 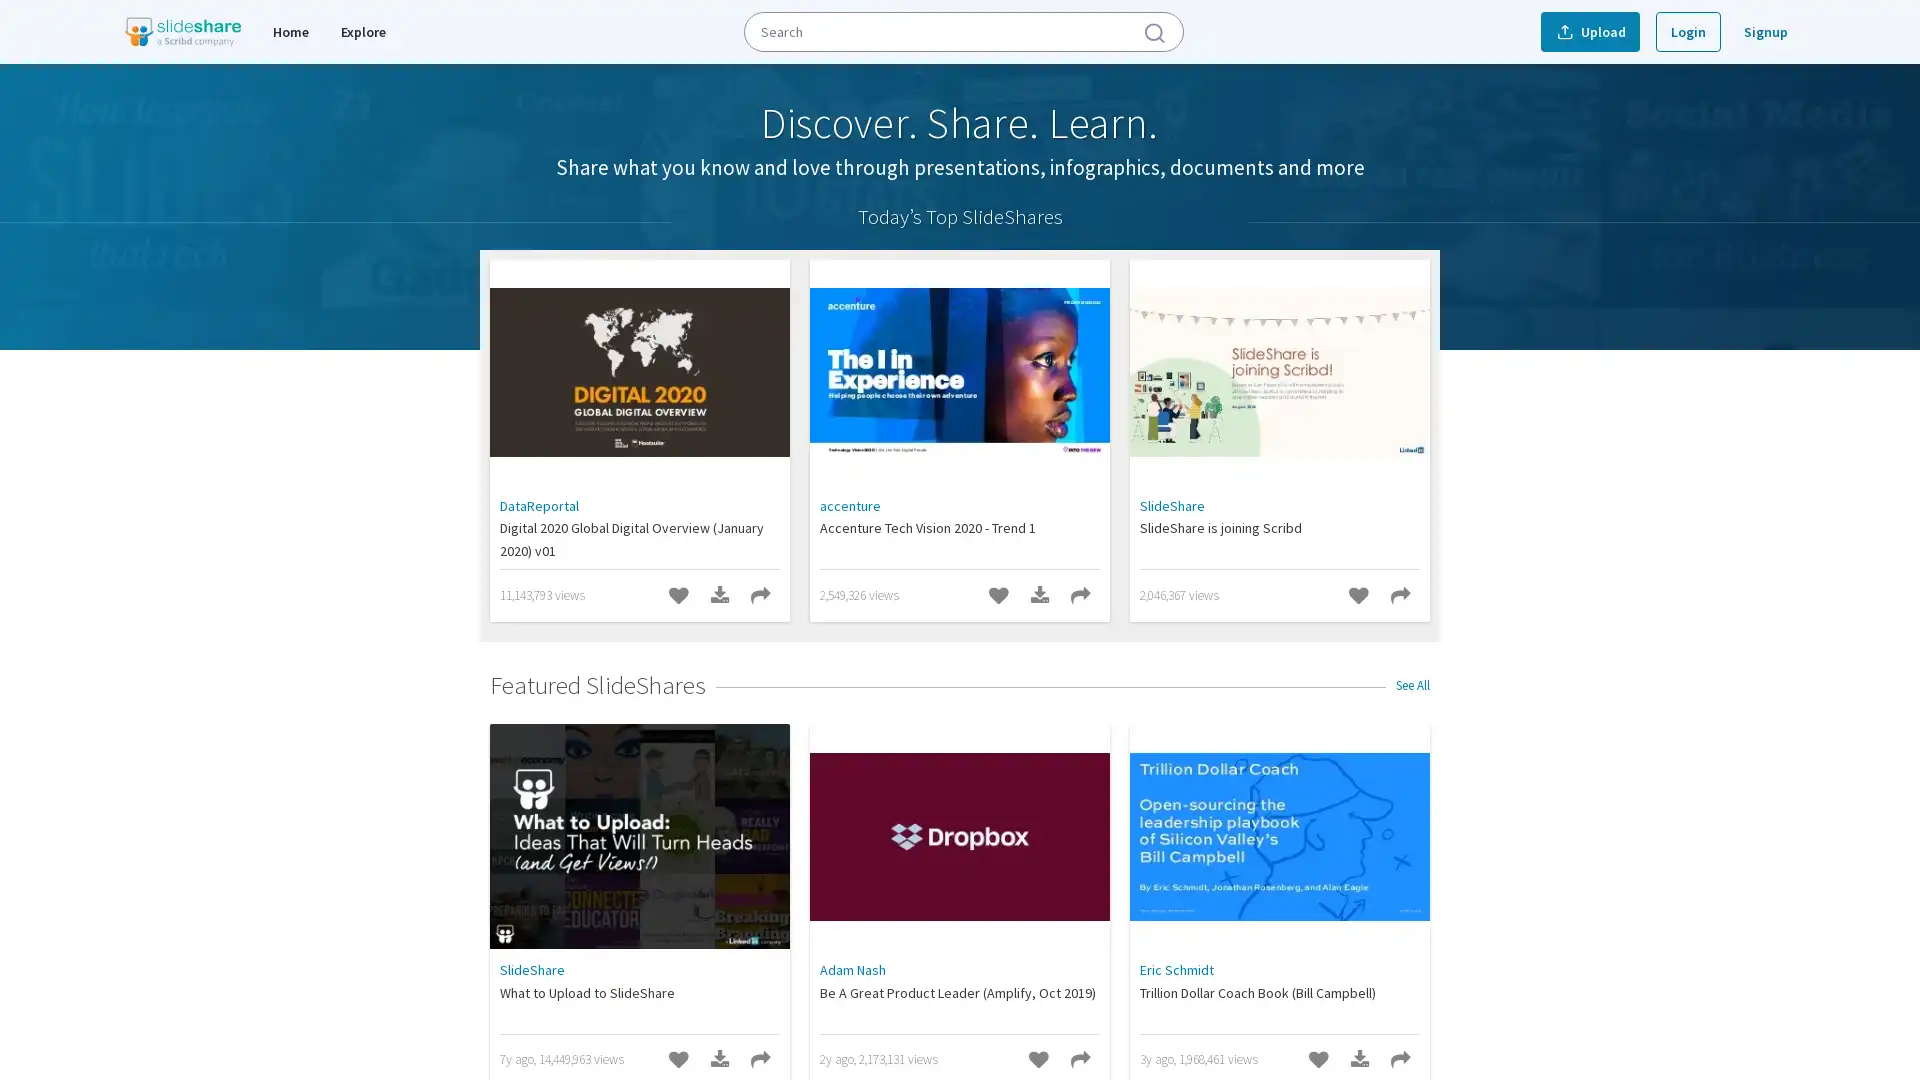 I want to click on Like Digital 2020 Global Digital Overview (January 2020) v01 SlideShare., so click(x=680, y=593).